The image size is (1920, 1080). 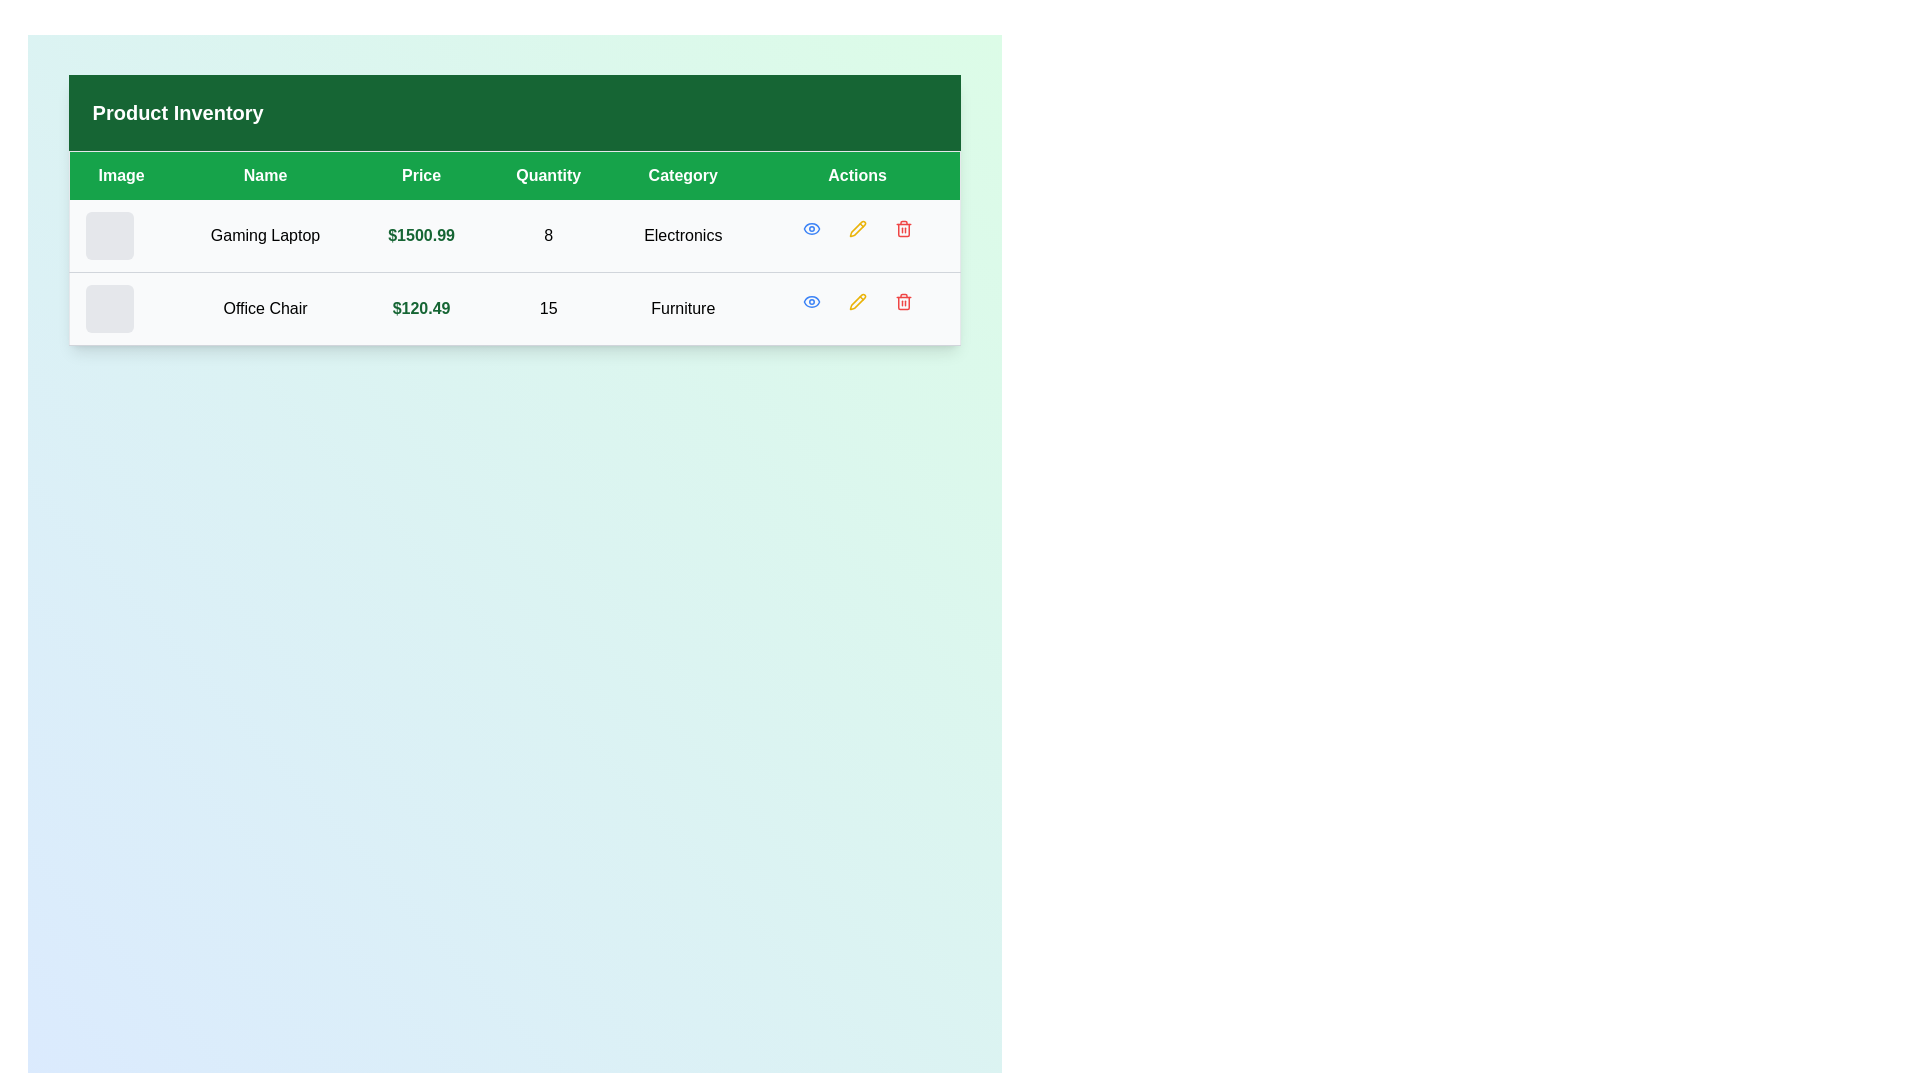 What do you see at coordinates (108, 308) in the screenshot?
I see `the placeholder element for the image of the 'Office Chair' located in the first column of the second row in the table` at bounding box center [108, 308].